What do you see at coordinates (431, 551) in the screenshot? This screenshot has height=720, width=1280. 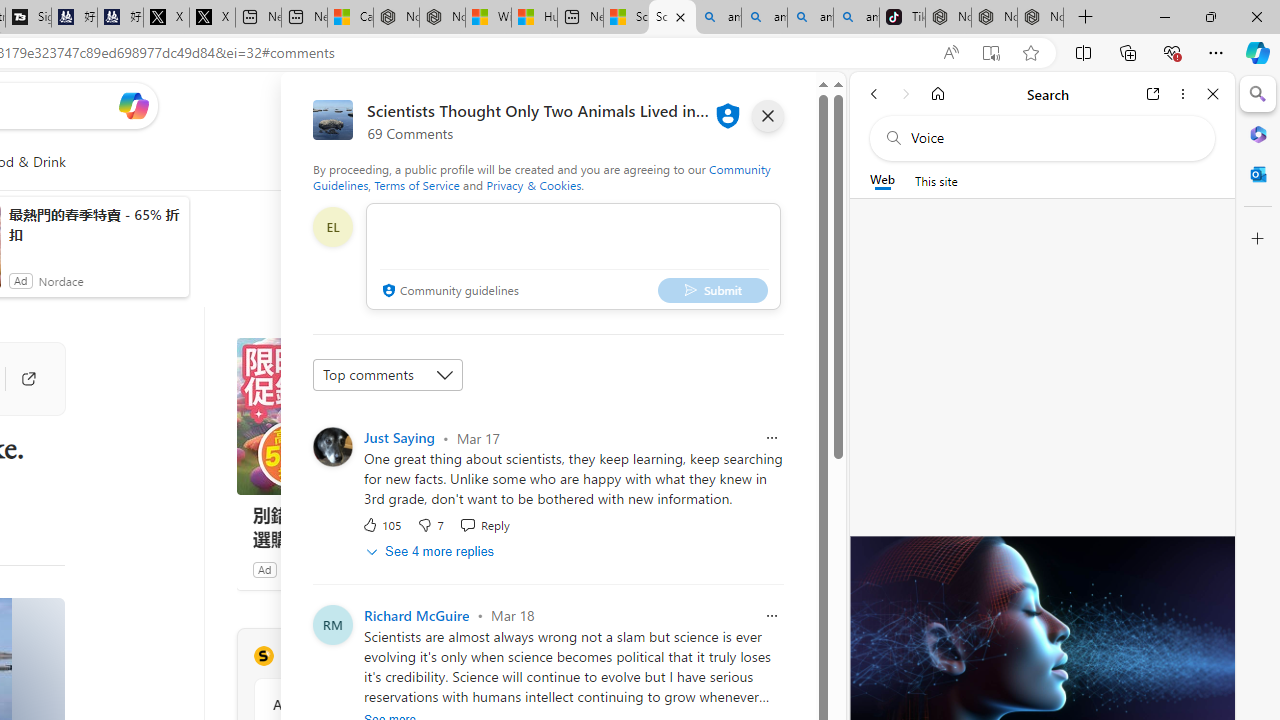 I see `'See 4 more replies'` at bounding box center [431, 551].